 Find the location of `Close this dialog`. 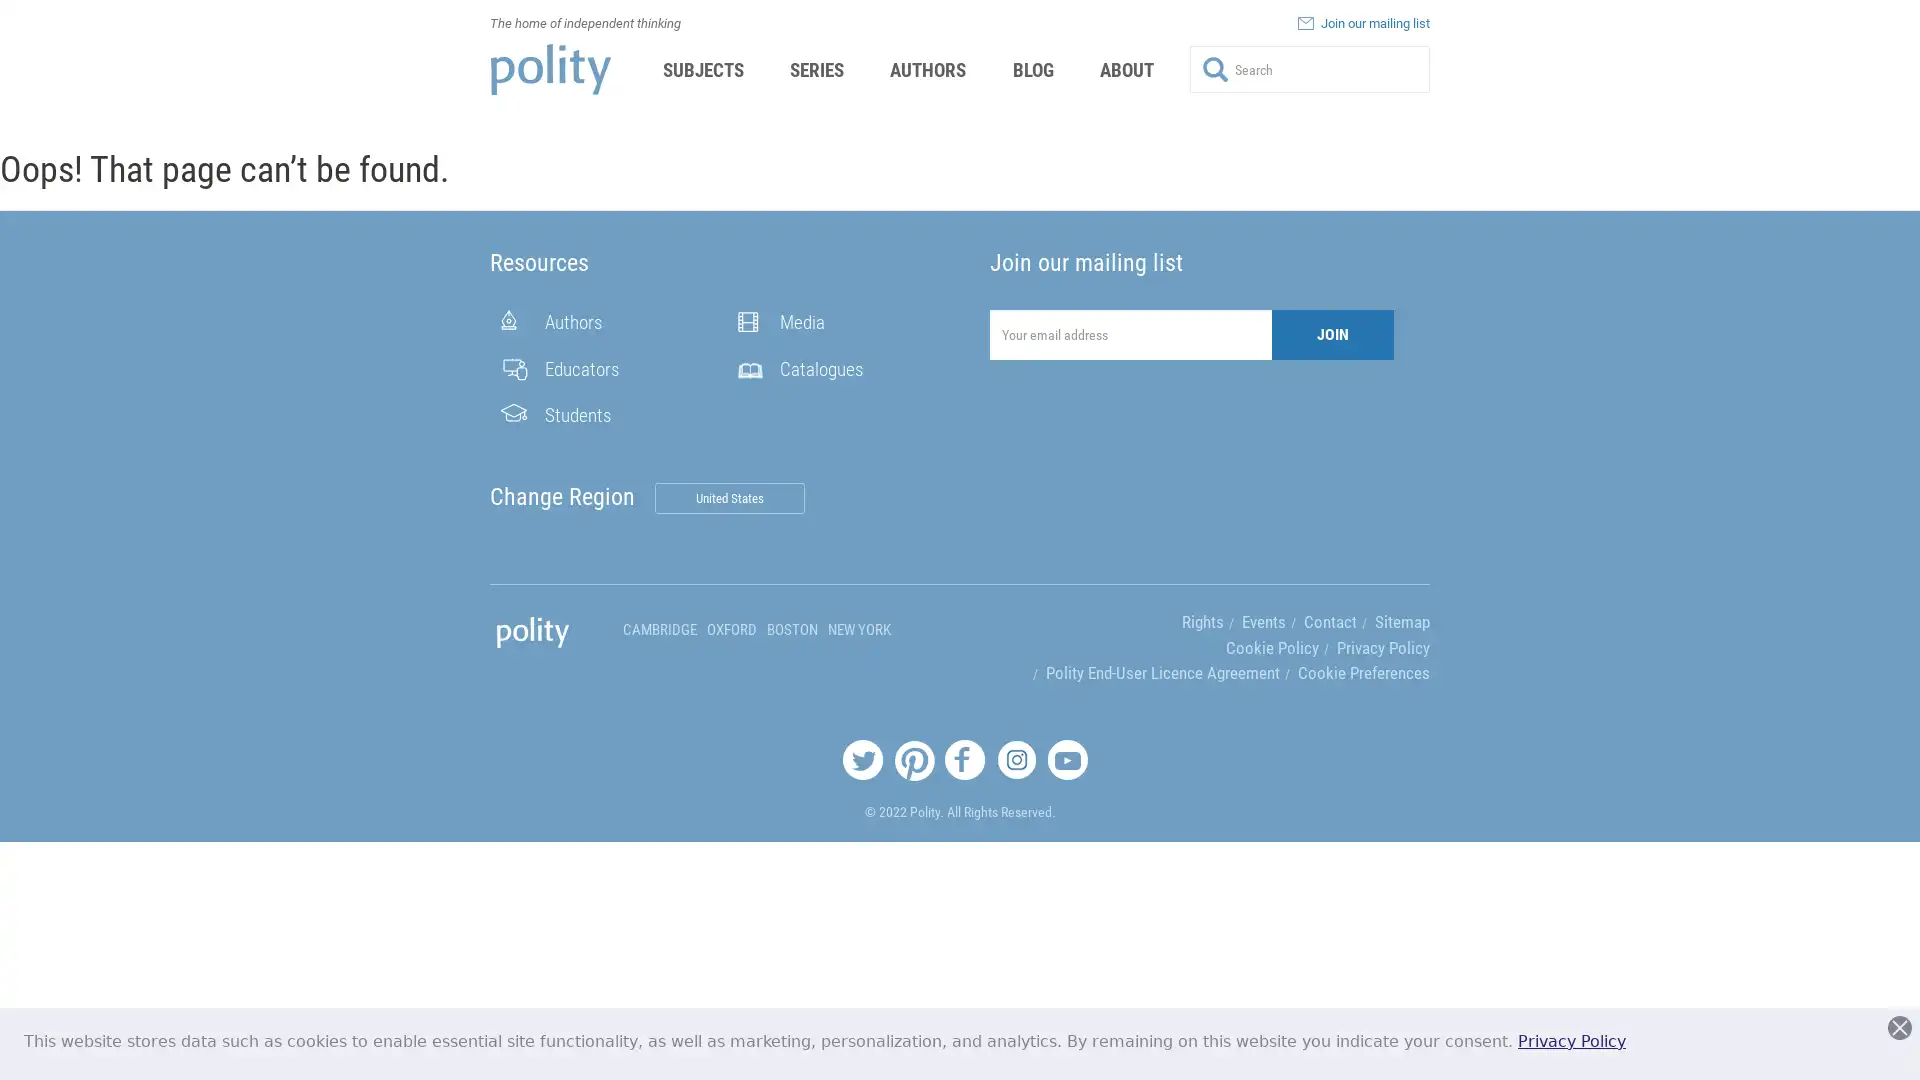

Close this dialog is located at coordinates (1899, 1028).